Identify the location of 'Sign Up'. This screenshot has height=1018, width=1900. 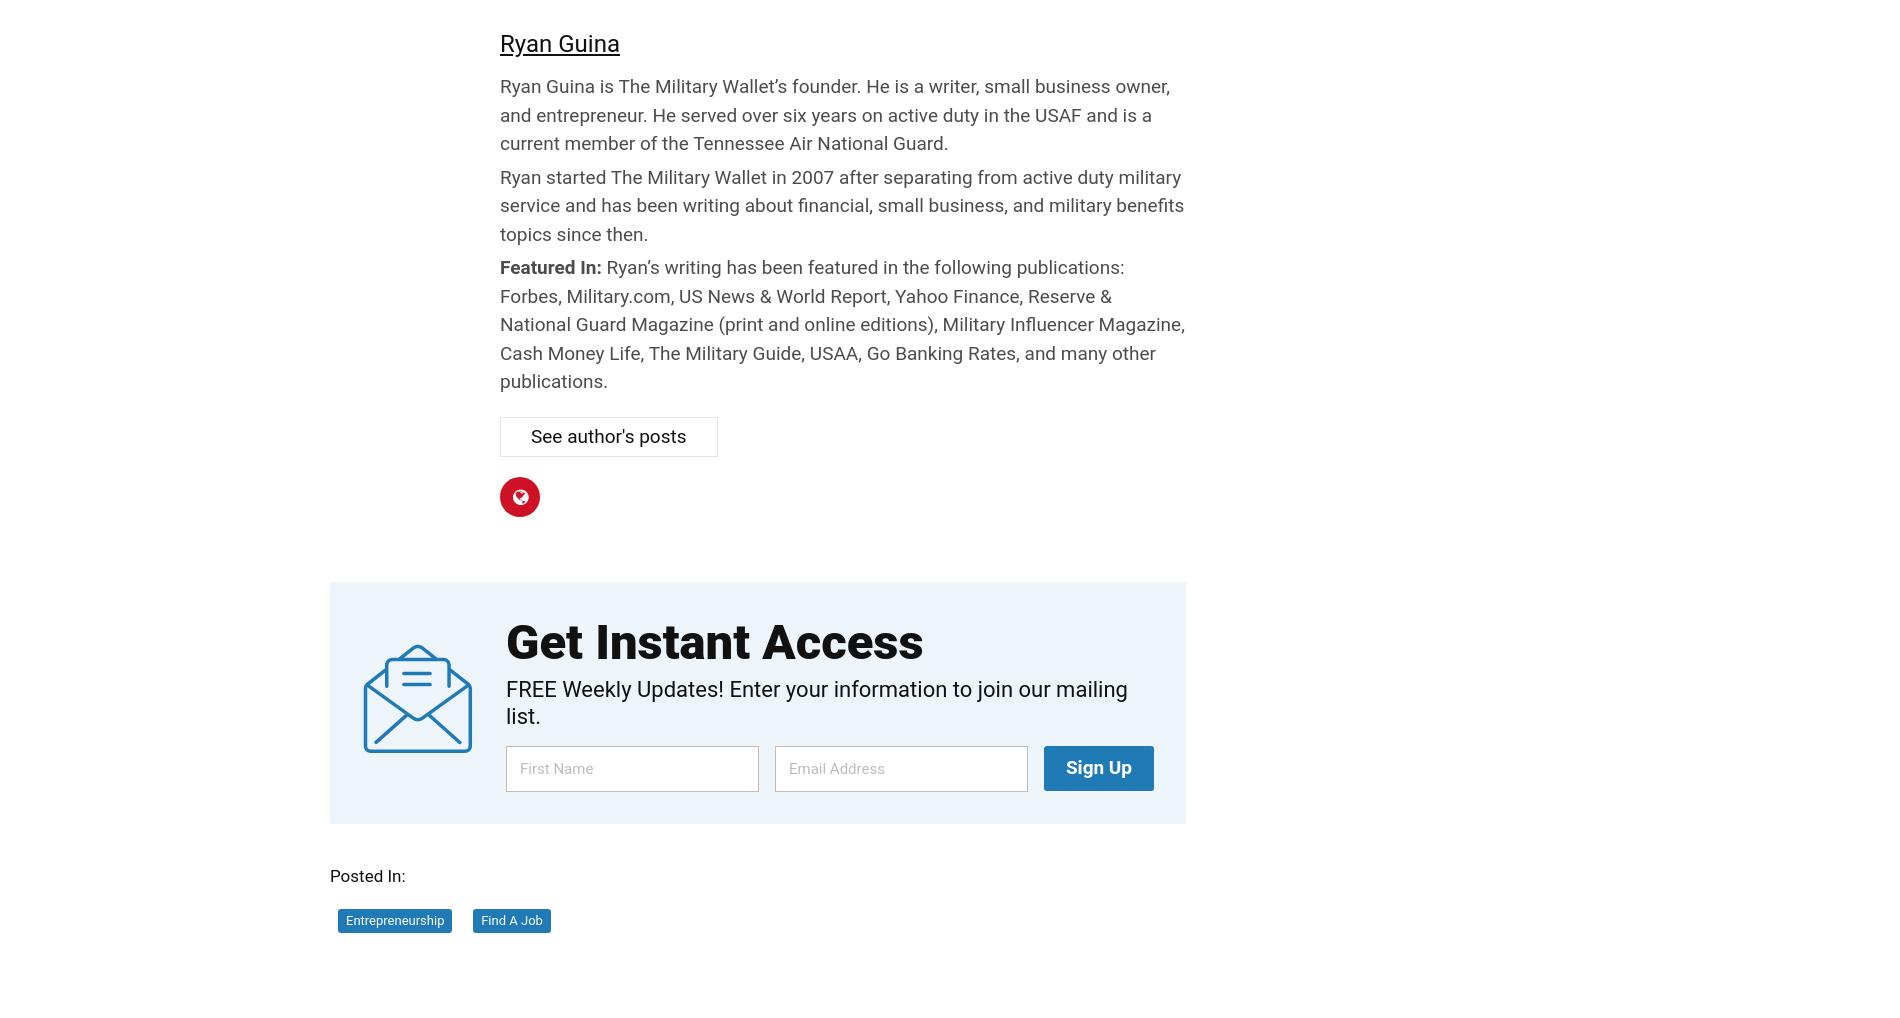
(1098, 766).